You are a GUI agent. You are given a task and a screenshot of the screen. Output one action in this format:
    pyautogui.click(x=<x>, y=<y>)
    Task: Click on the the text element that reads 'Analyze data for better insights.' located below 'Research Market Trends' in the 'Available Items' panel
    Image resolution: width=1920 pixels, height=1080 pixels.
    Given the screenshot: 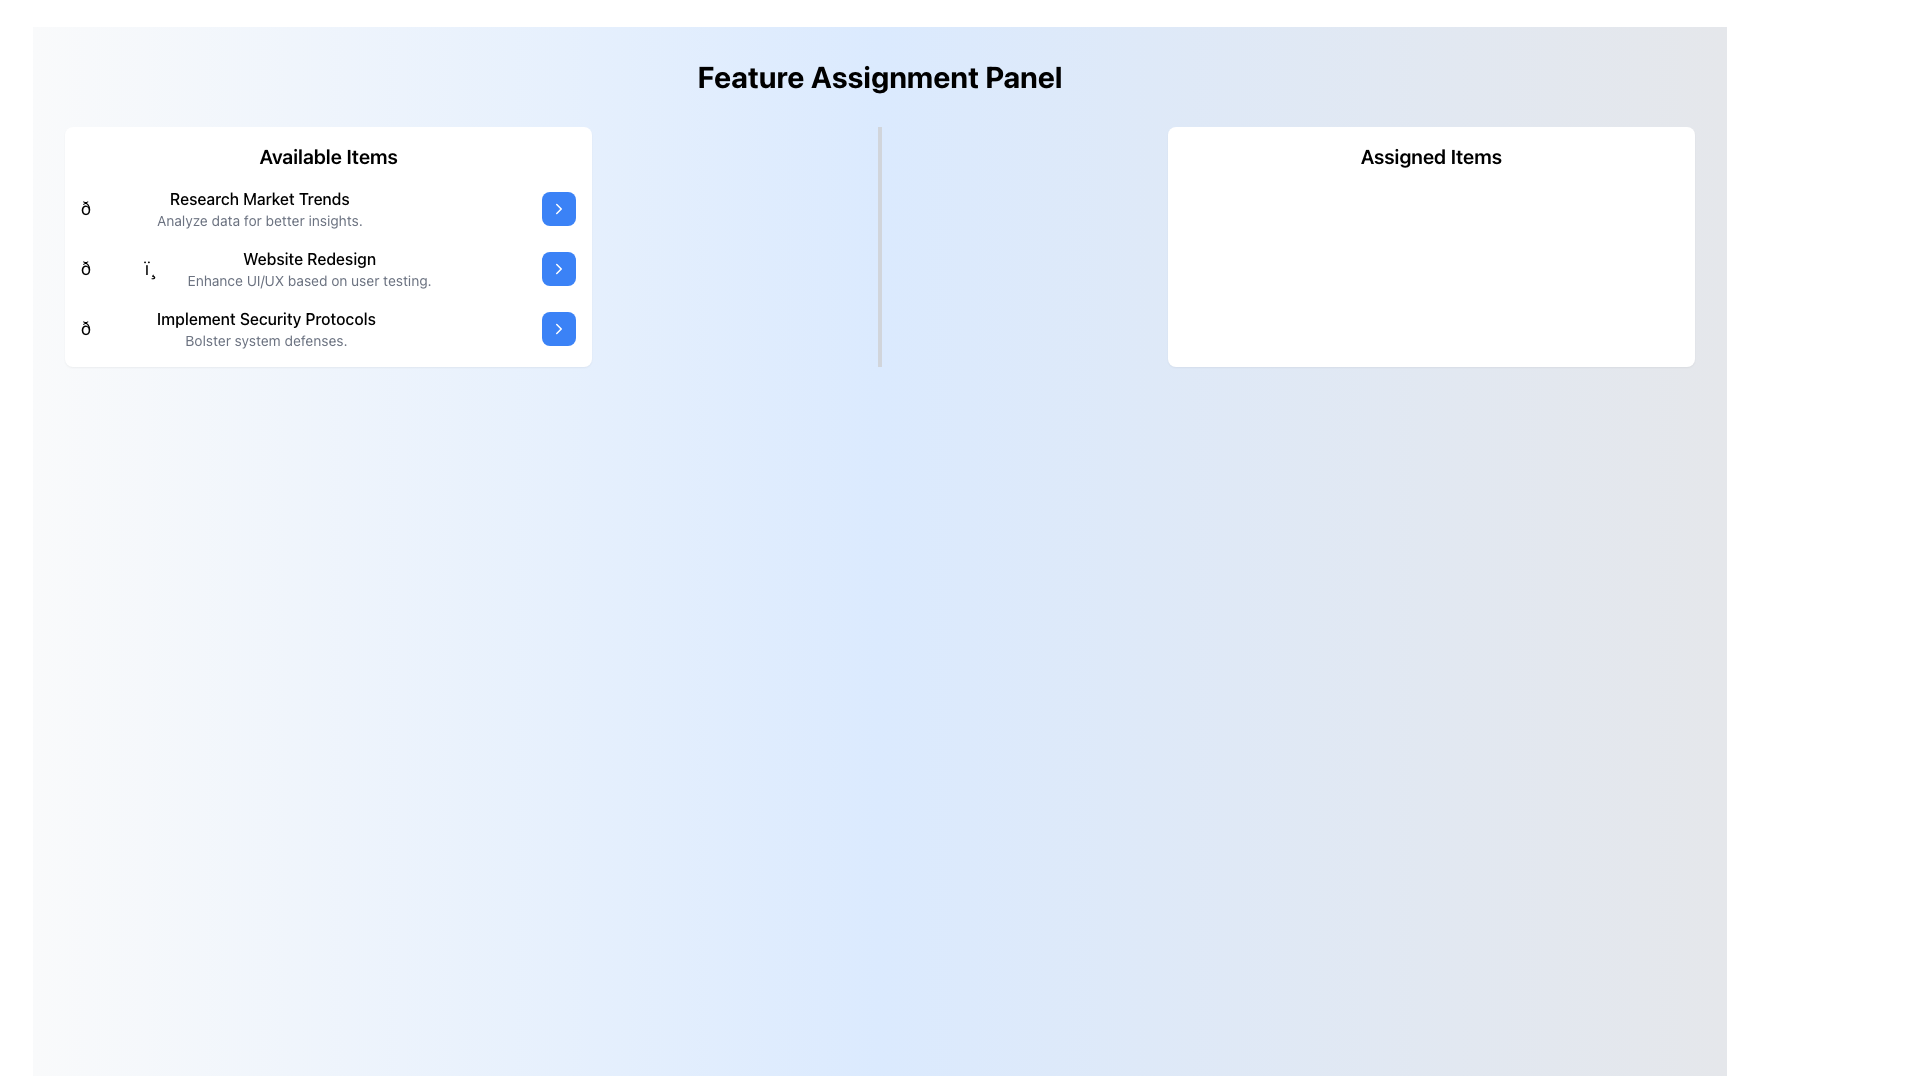 What is the action you would take?
    pyautogui.click(x=258, y=220)
    